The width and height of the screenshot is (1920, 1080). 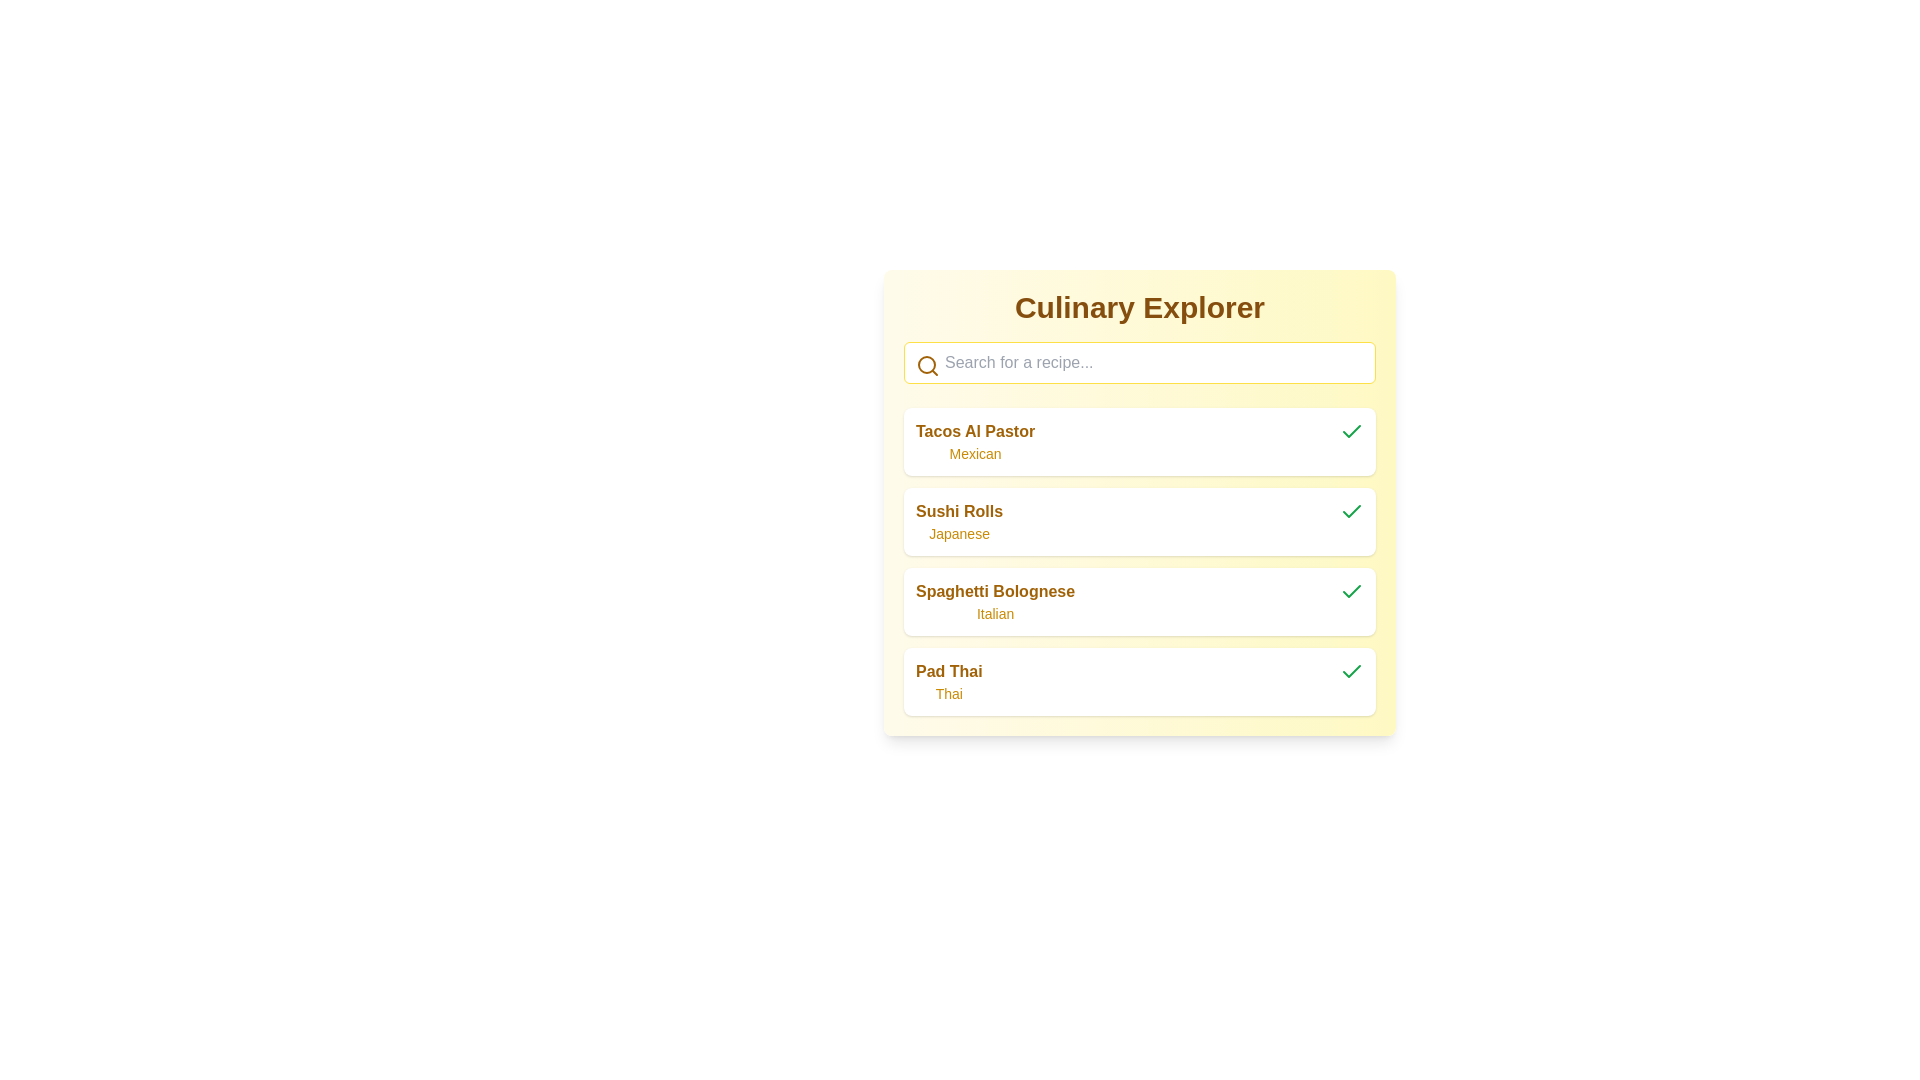 What do you see at coordinates (975, 431) in the screenshot?
I see `the text label indicating the name of a culinary dish, which is the first entry in the list and located above the 'Mexican' text` at bounding box center [975, 431].